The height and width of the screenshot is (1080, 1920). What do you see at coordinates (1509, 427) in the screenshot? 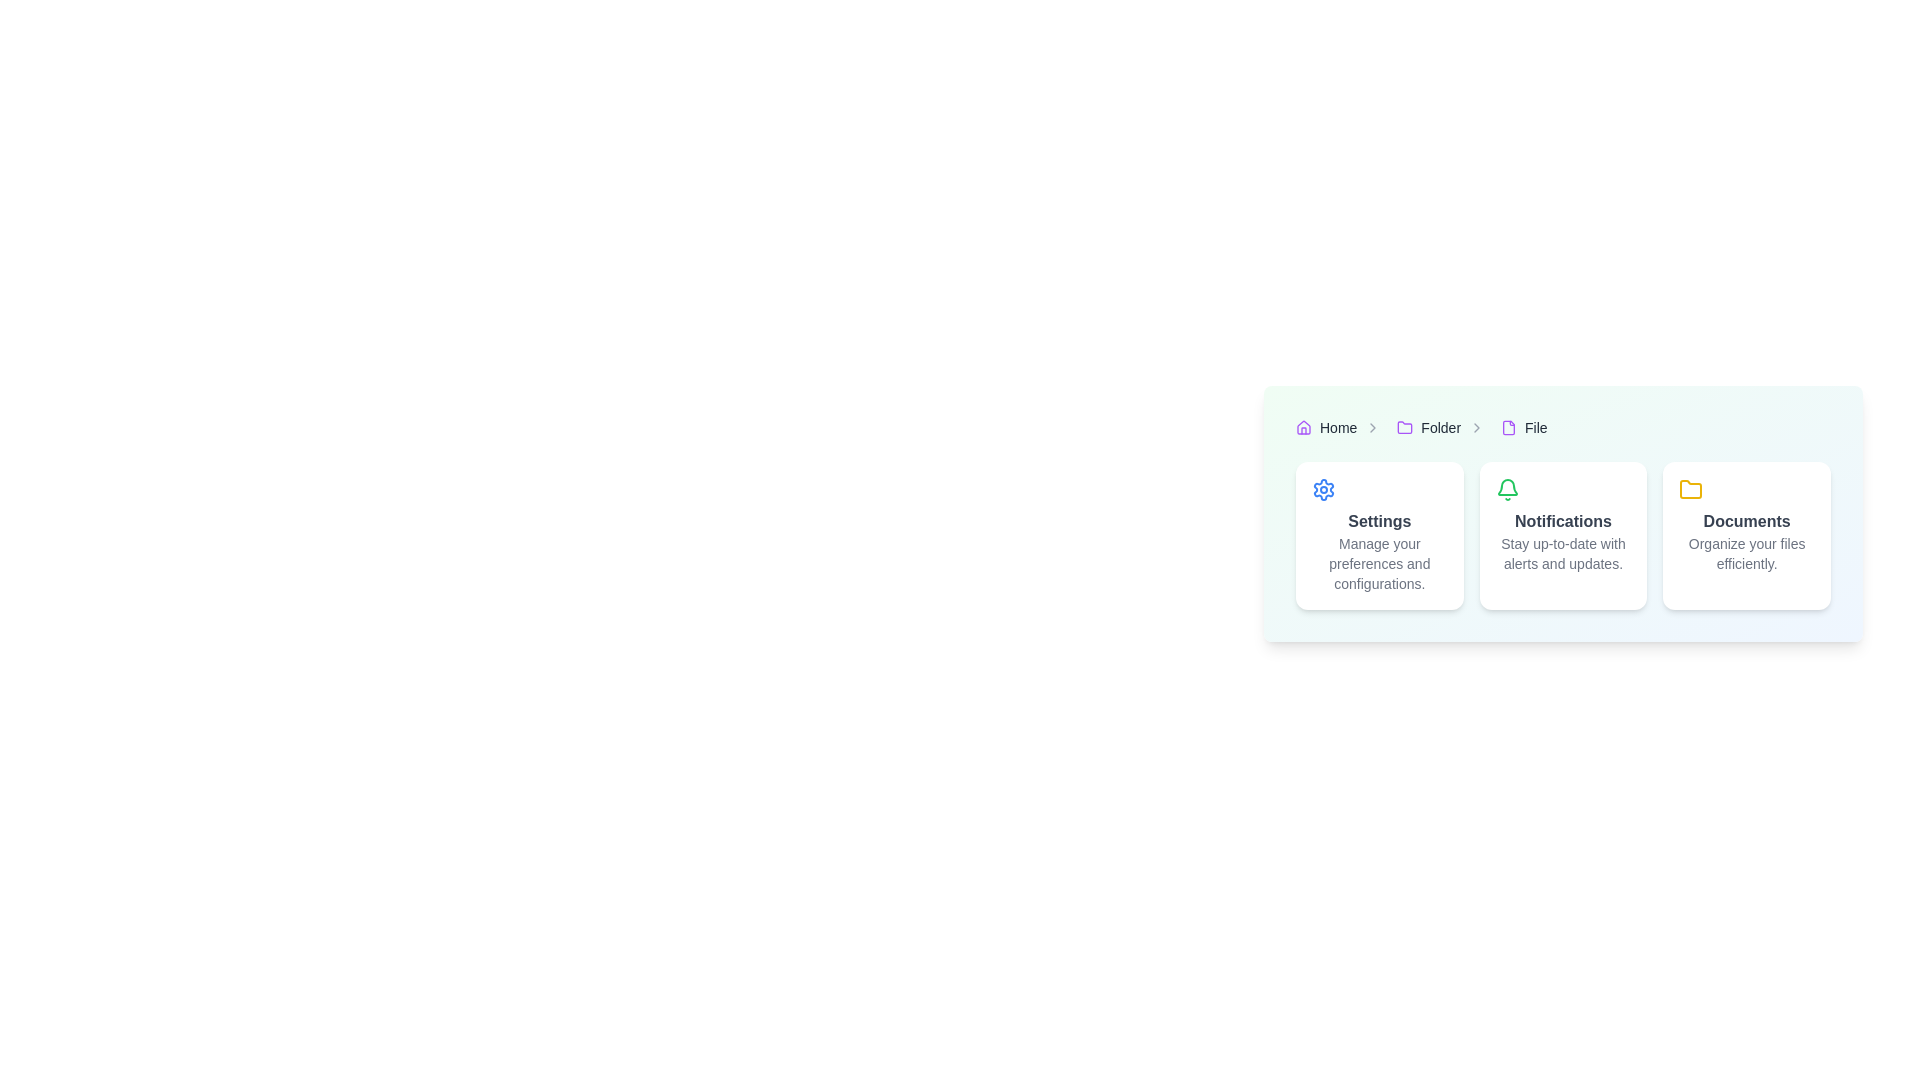
I see `the purple document icon located at the beginning of the breadcrumb navigation link labeled 'File'` at bounding box center [1509, 427].